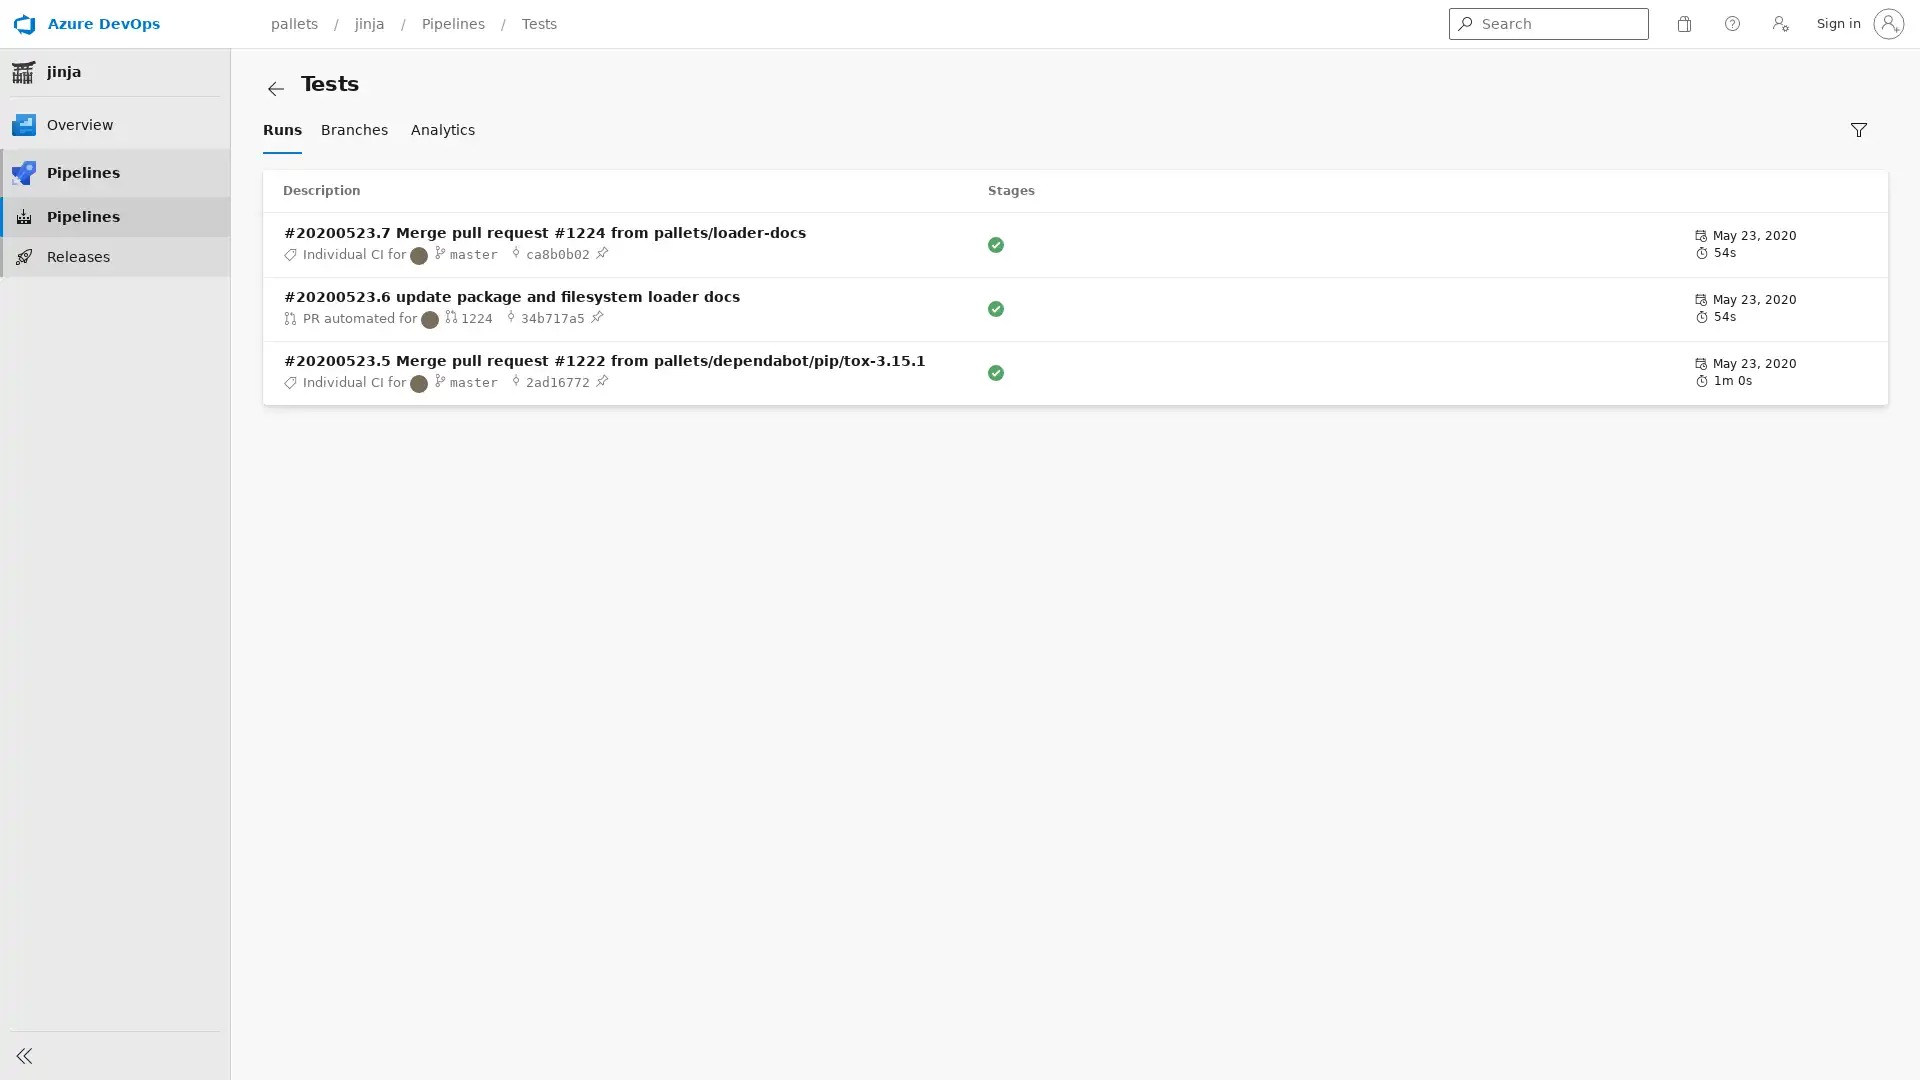  Describe the element at coordinates (1464, 23) in the screenshot. I see `Get search results` at that location.